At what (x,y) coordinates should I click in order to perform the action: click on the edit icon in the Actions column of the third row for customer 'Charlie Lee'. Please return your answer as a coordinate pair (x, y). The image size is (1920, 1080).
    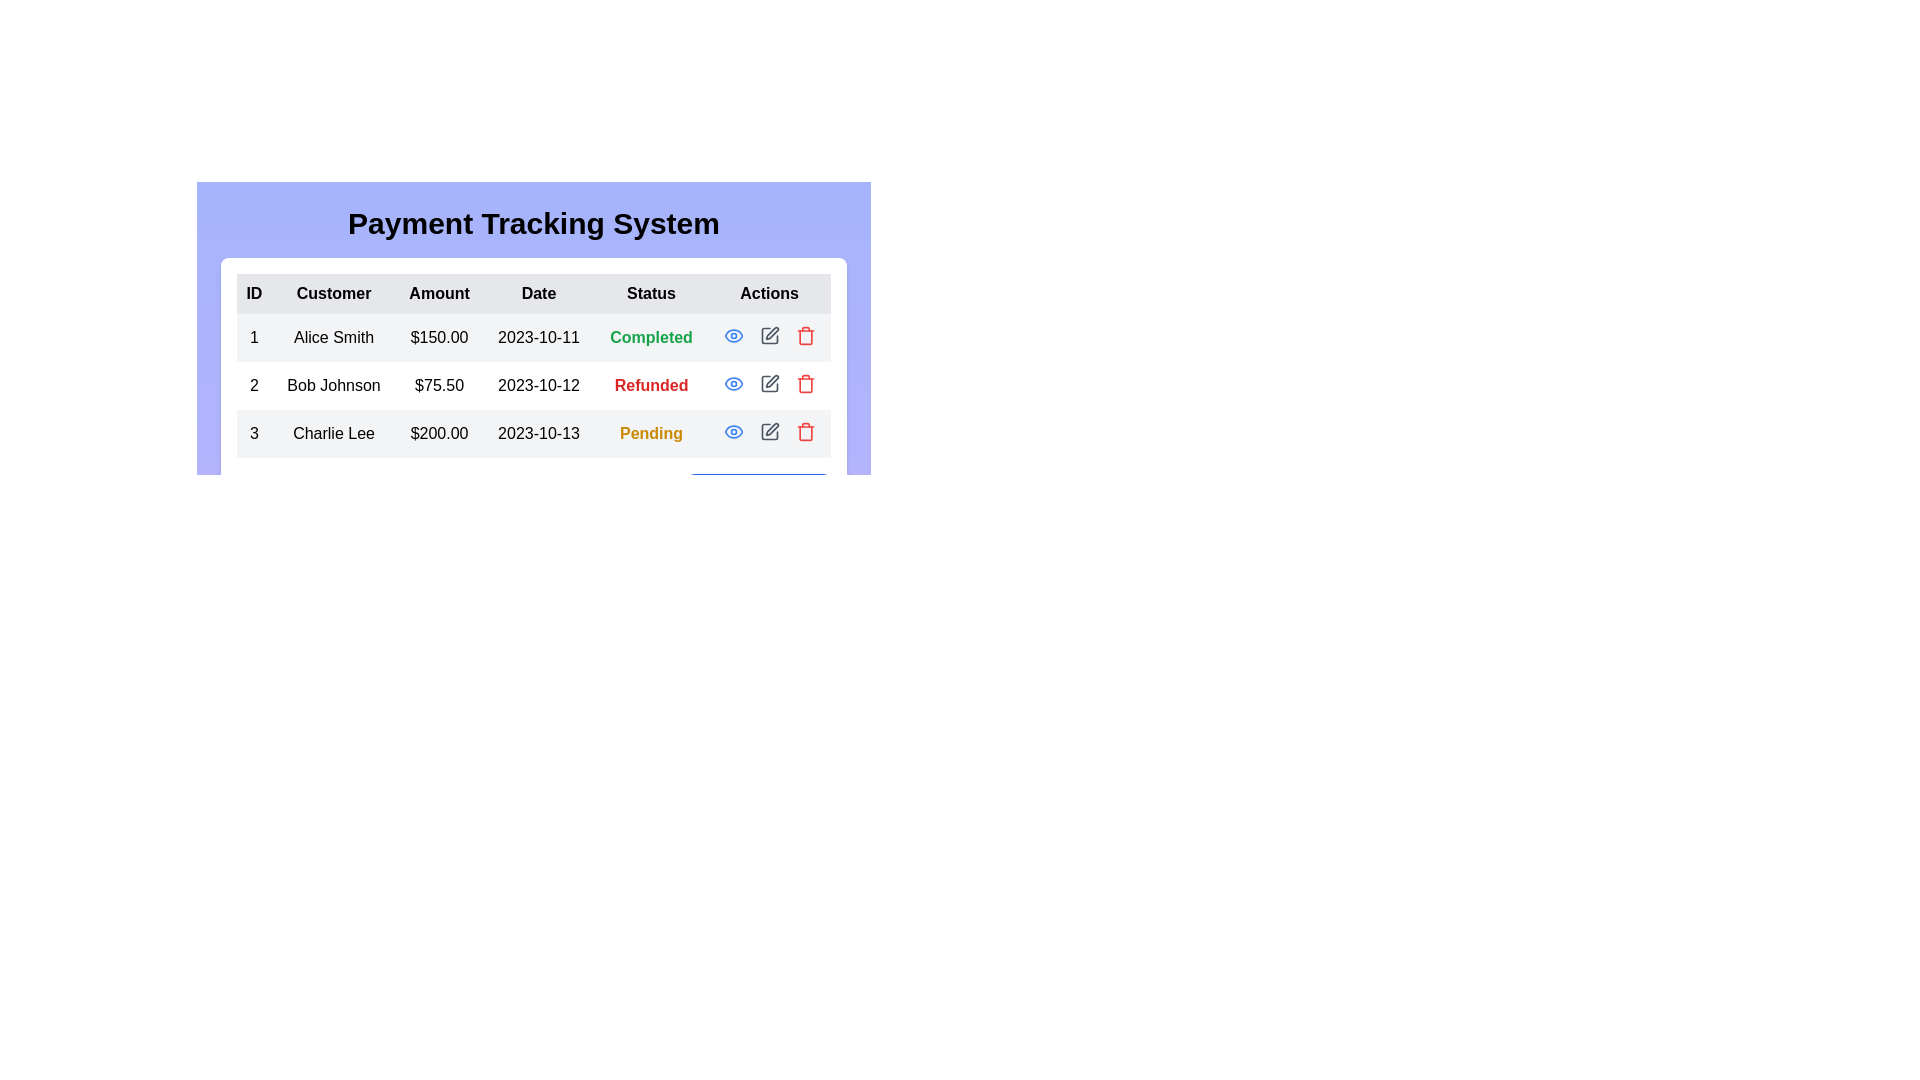
    Looking at the image, I should click on (771, 428).